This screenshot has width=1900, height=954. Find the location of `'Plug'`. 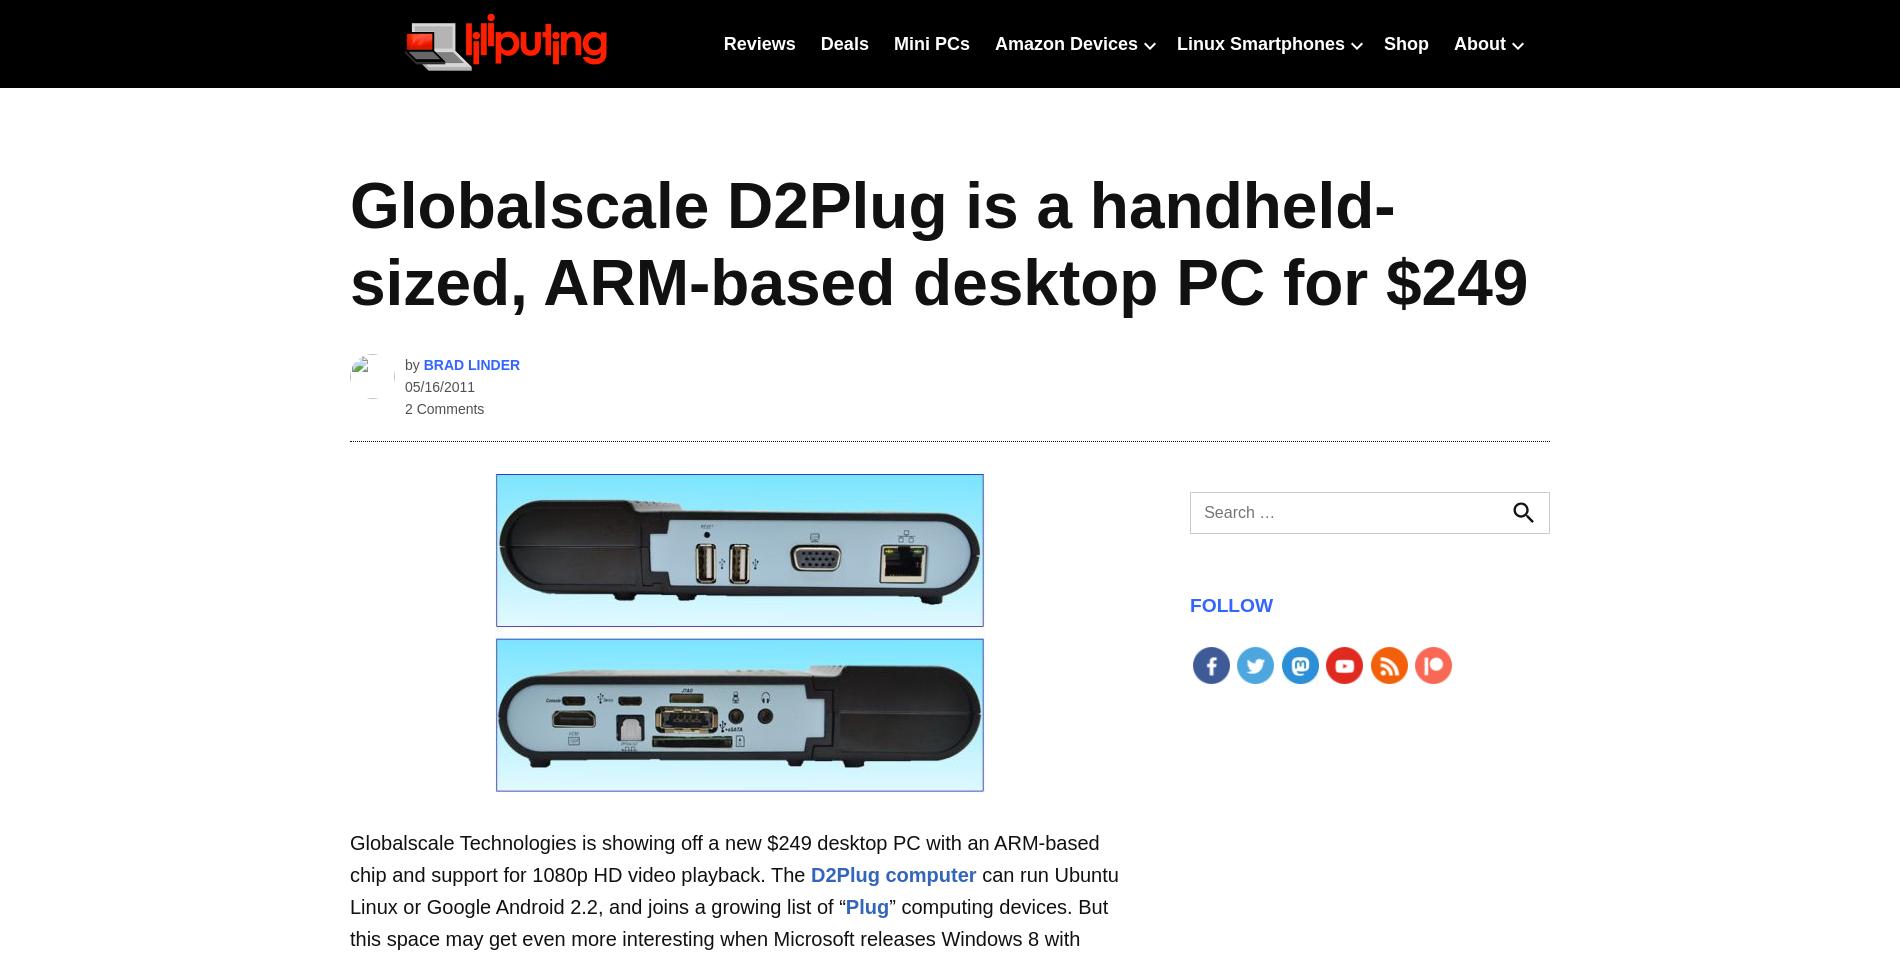

'Plug' is located at coordinates (865, 906).